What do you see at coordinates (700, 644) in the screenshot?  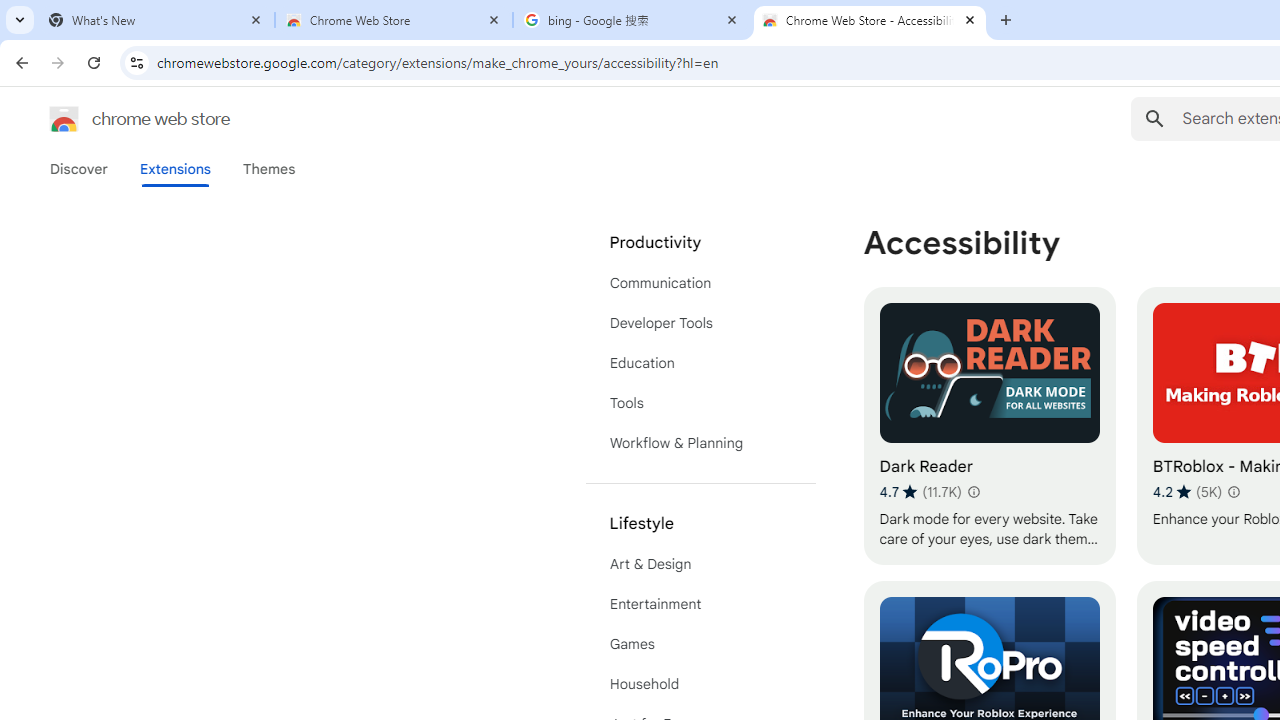 I see `'Games'` at bounding box center [700, 644].